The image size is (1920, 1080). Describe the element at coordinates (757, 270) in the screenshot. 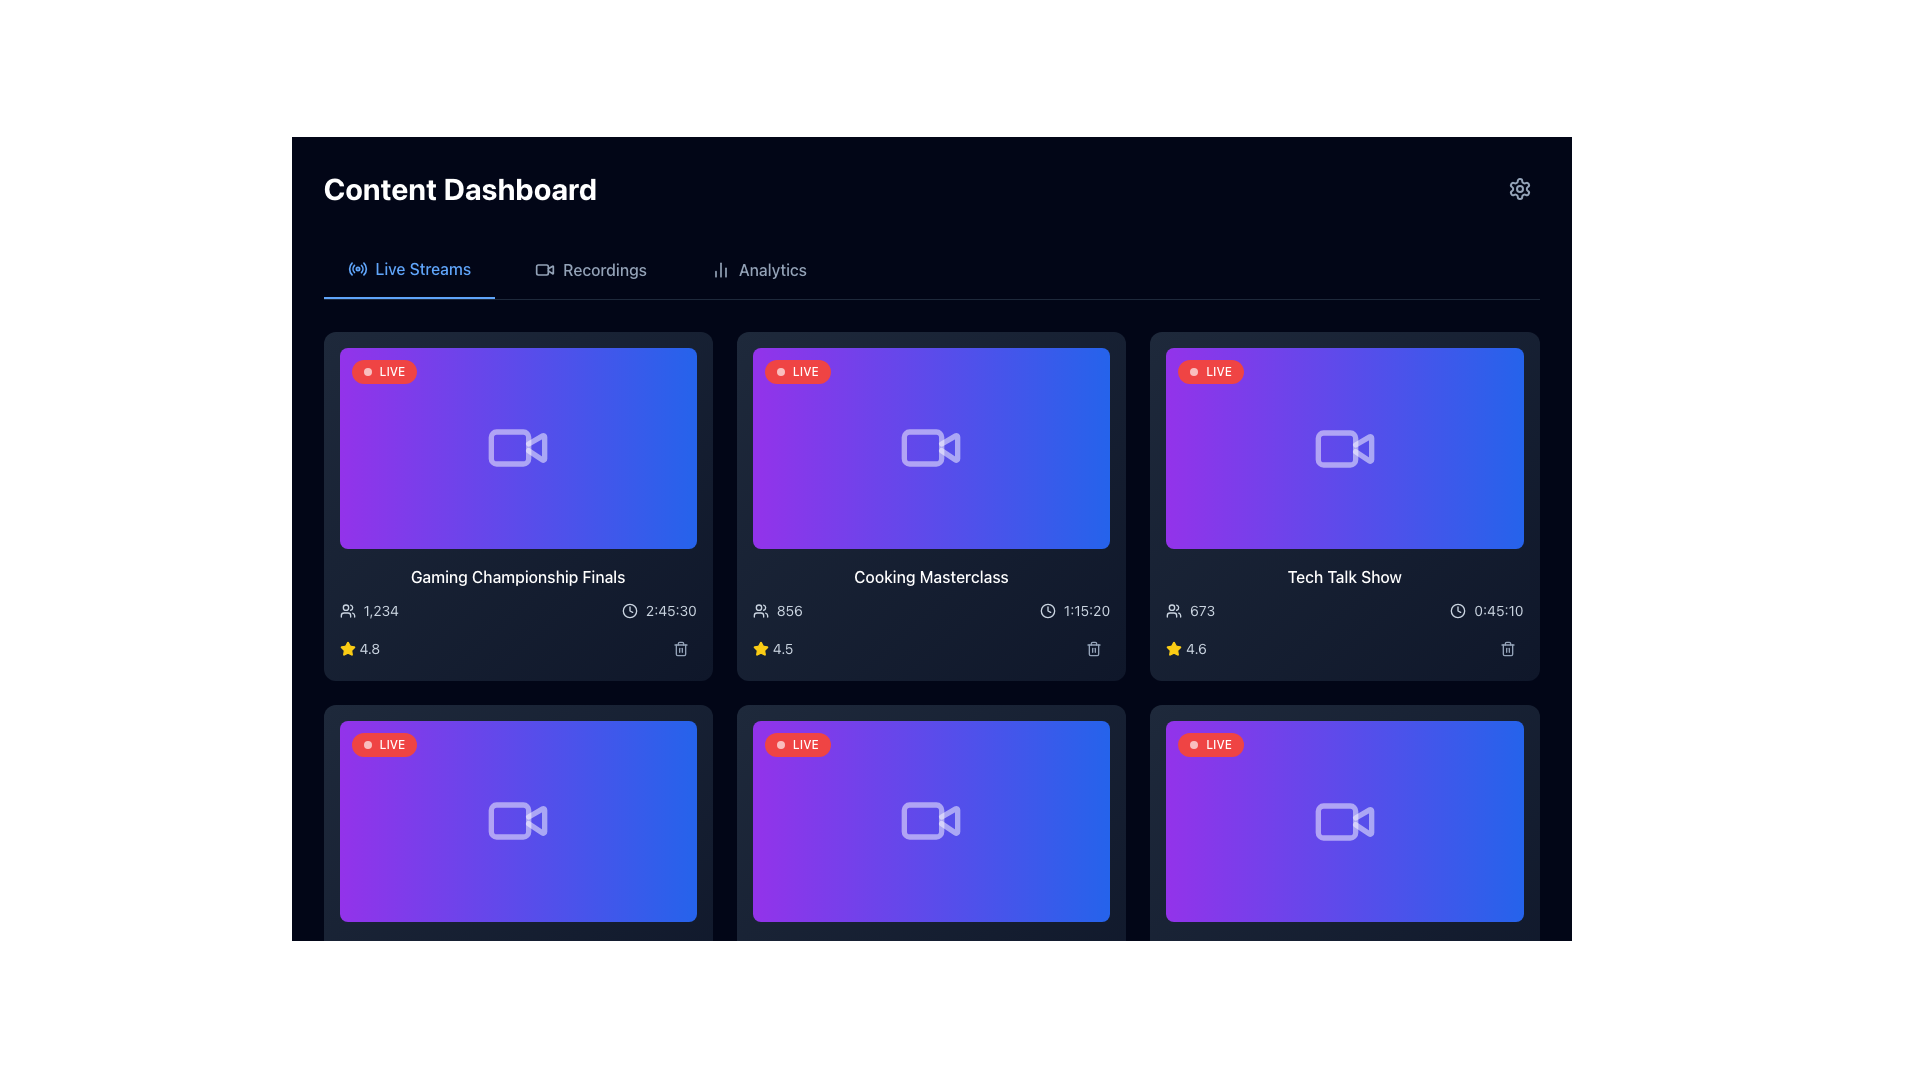

I see `the 'Analytics' navigation button` at that location.